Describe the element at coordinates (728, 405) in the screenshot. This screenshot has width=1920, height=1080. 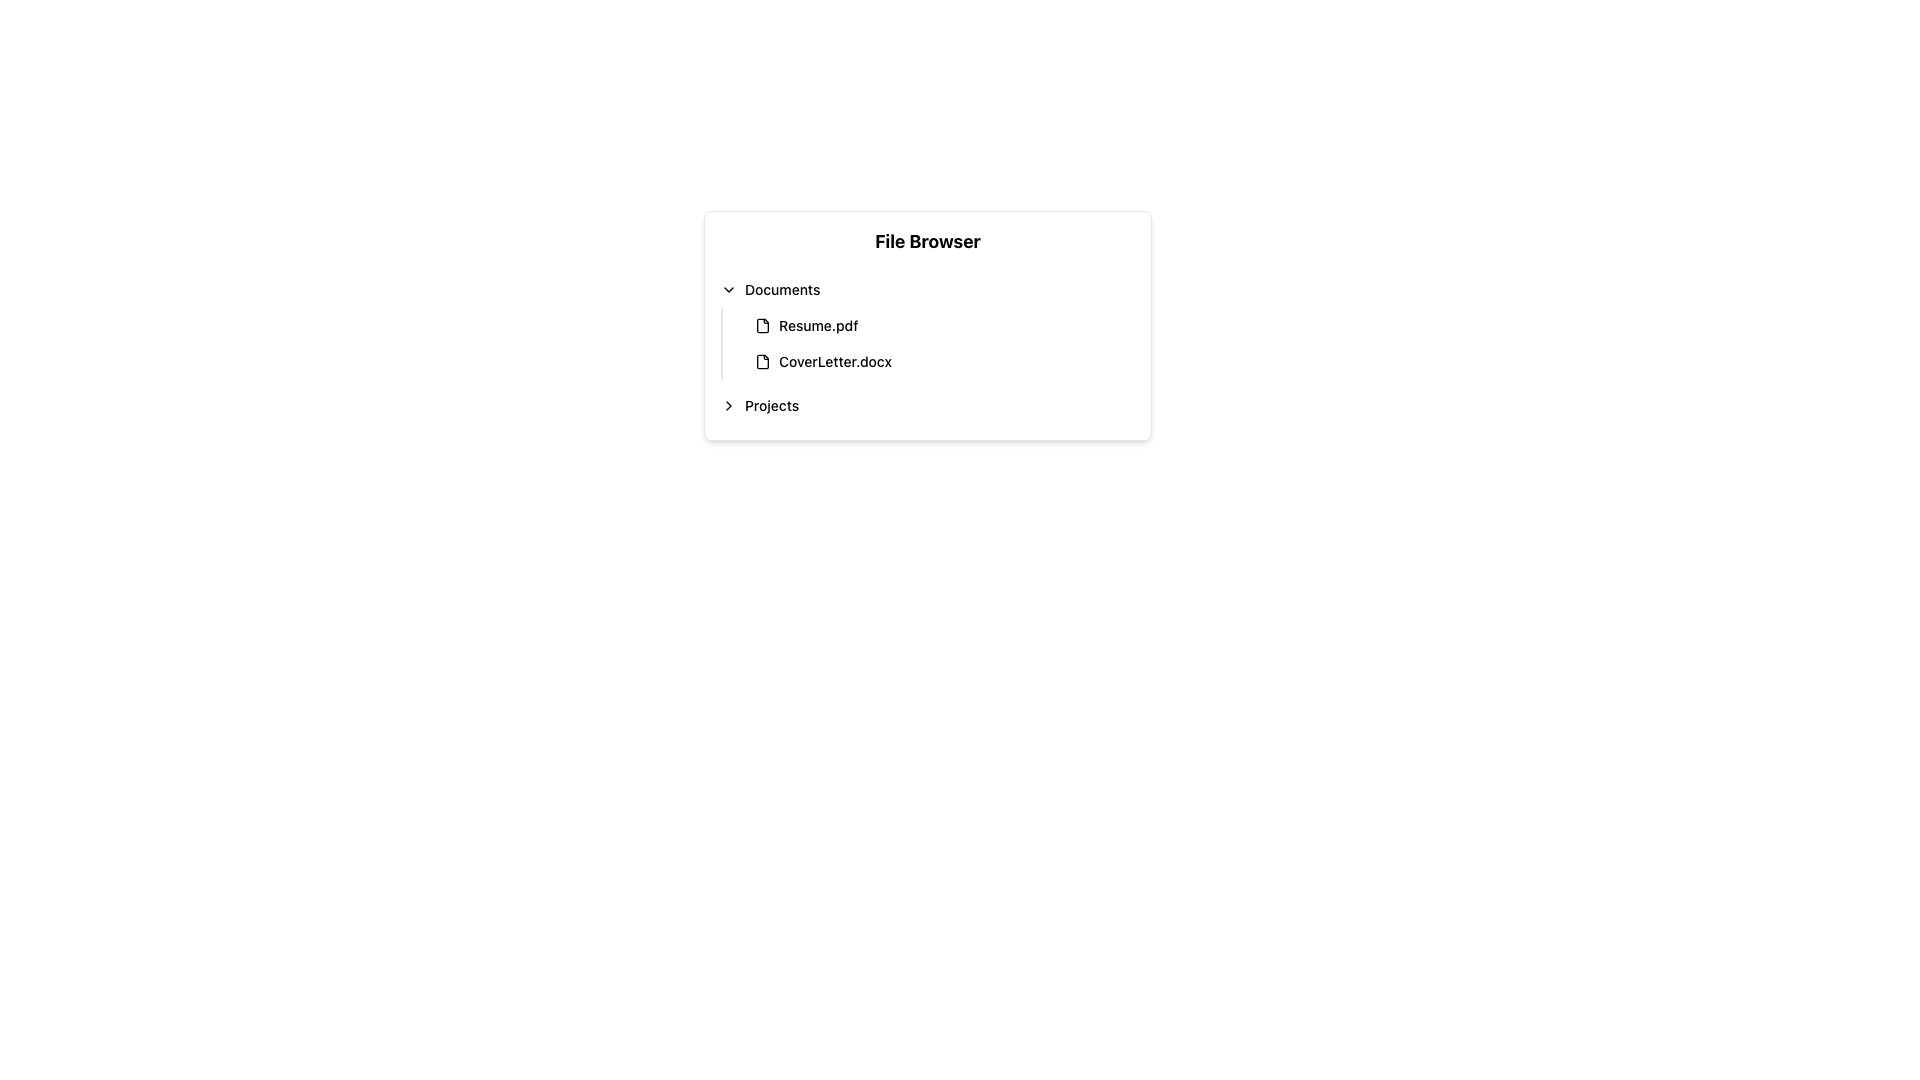
I see `the right-pointing chevron icon located to the left of the 'Projects' text` at that location.